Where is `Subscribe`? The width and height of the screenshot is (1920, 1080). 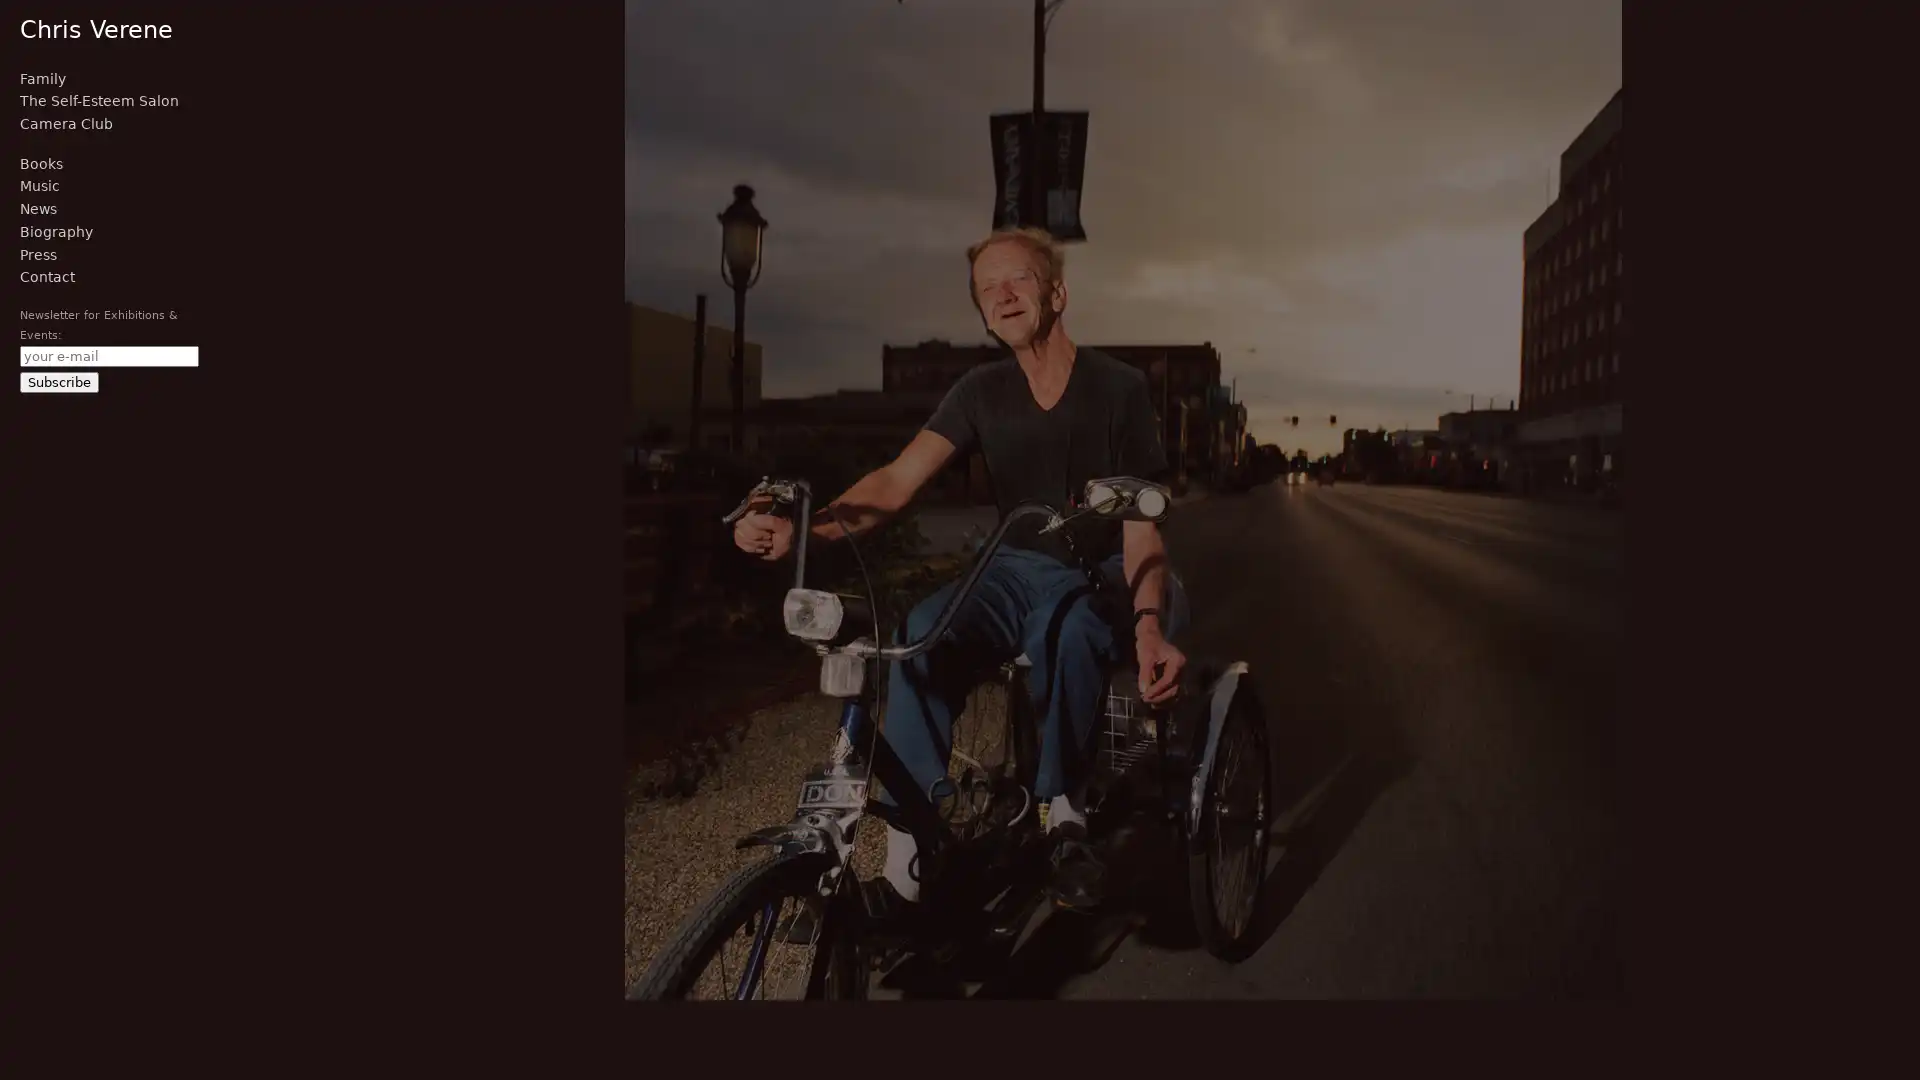 Subscribe is located at coordinates (59, 381).